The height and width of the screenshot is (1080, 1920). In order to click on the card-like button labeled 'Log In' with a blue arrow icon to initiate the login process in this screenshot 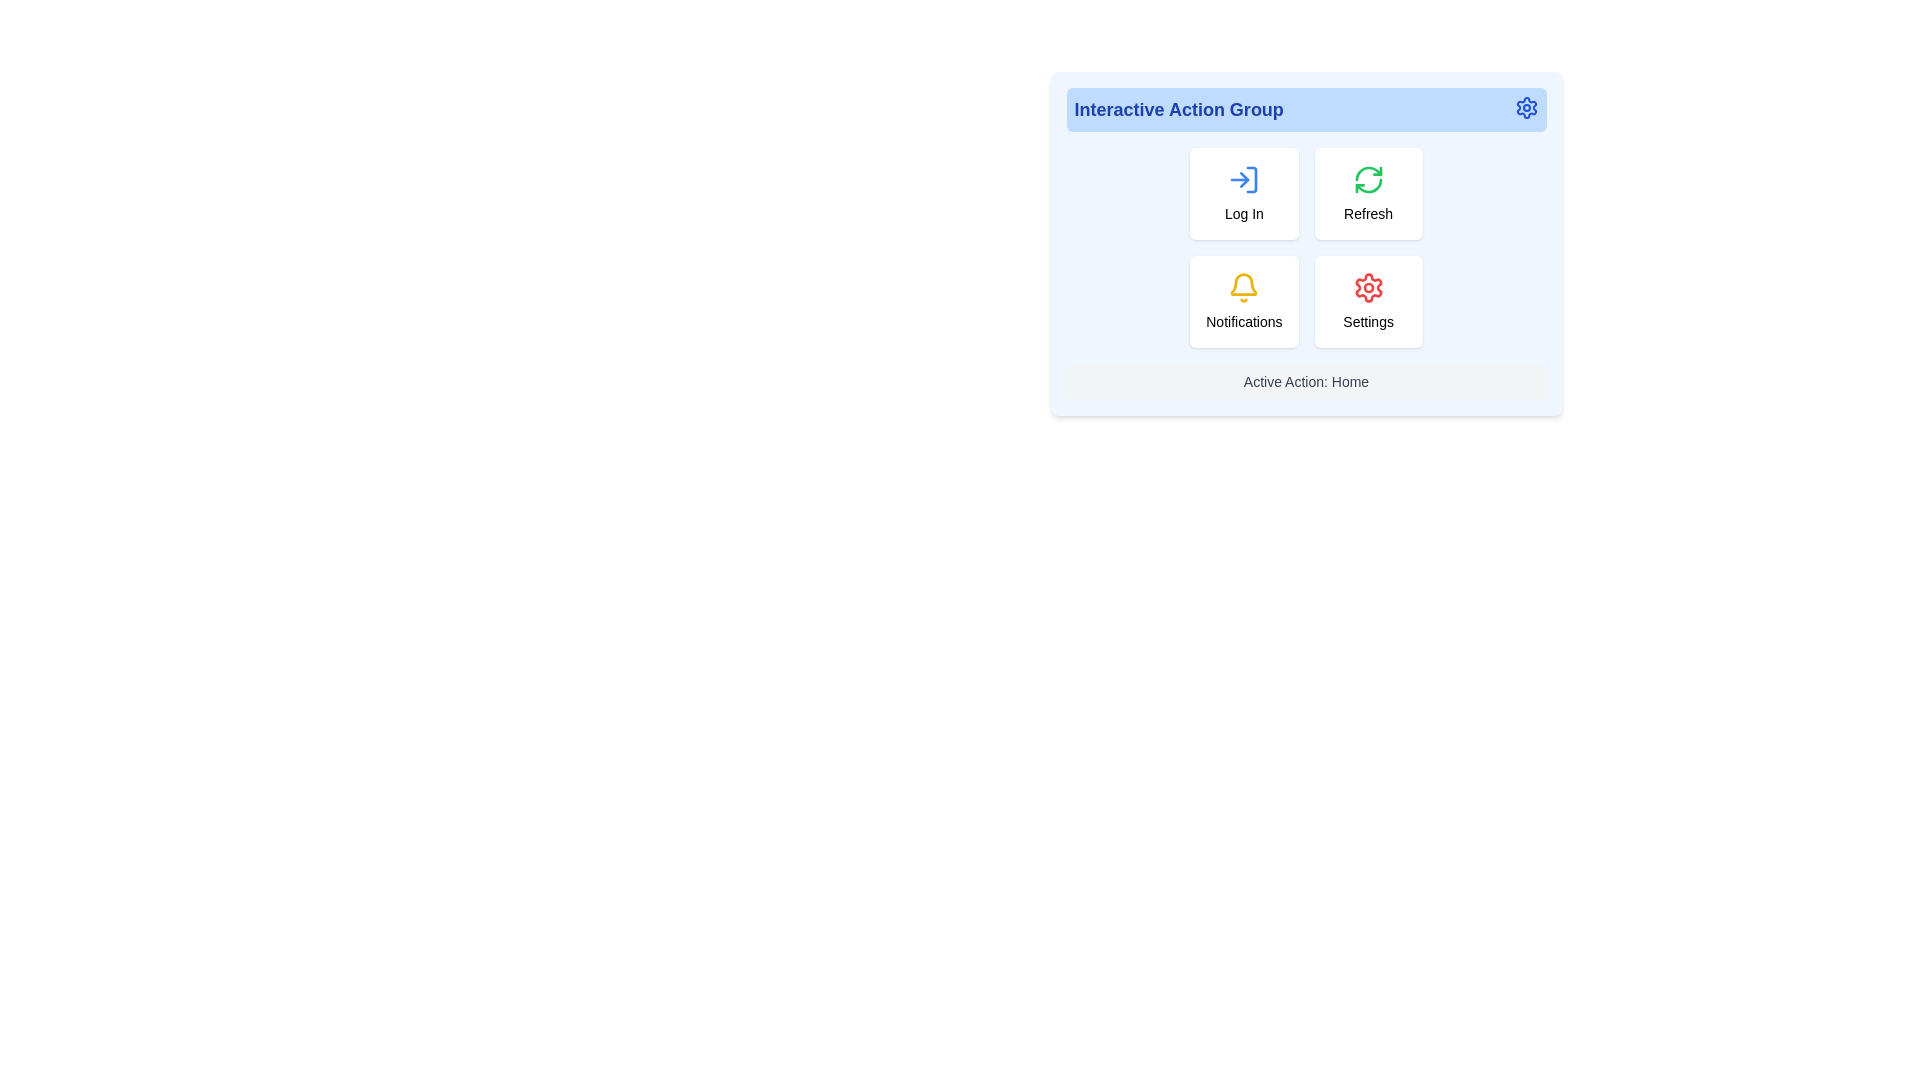, I will do `click(1243, 193)`.